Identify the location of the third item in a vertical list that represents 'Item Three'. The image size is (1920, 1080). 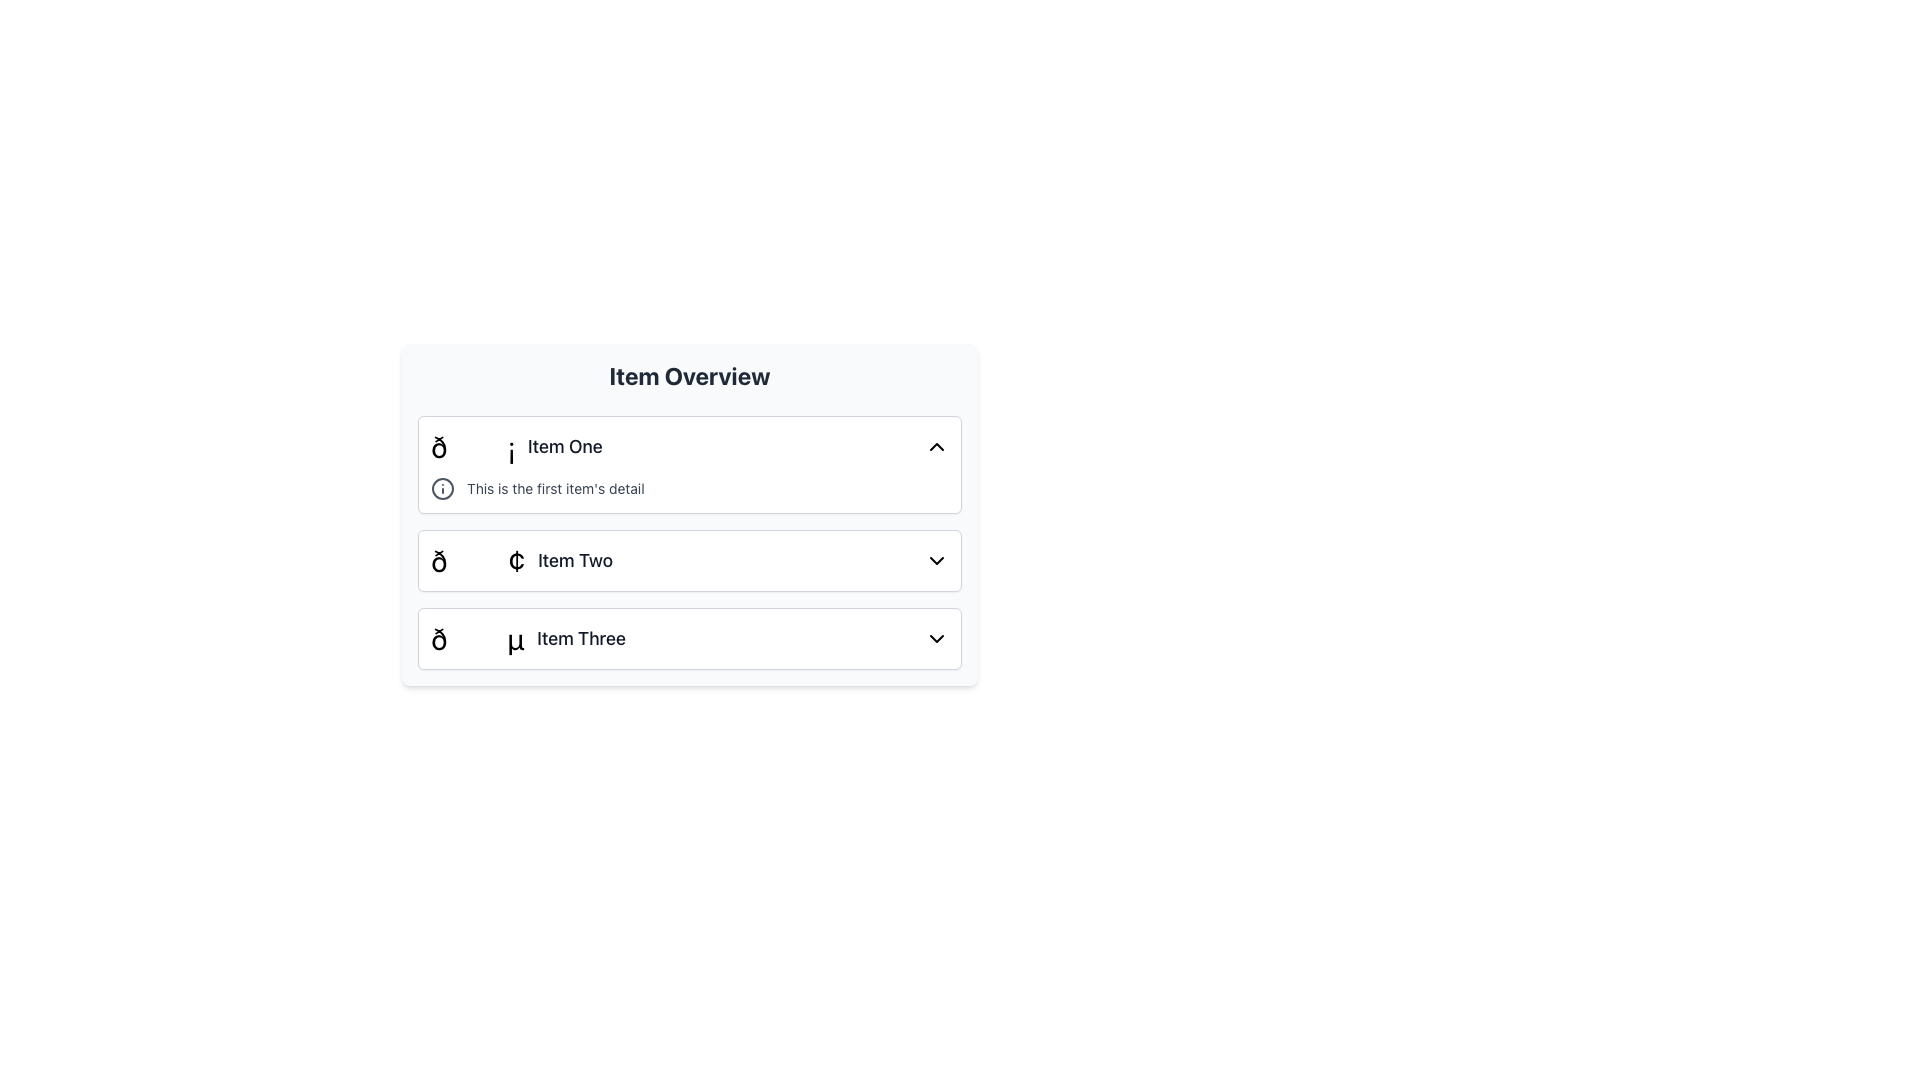
(528, 639).